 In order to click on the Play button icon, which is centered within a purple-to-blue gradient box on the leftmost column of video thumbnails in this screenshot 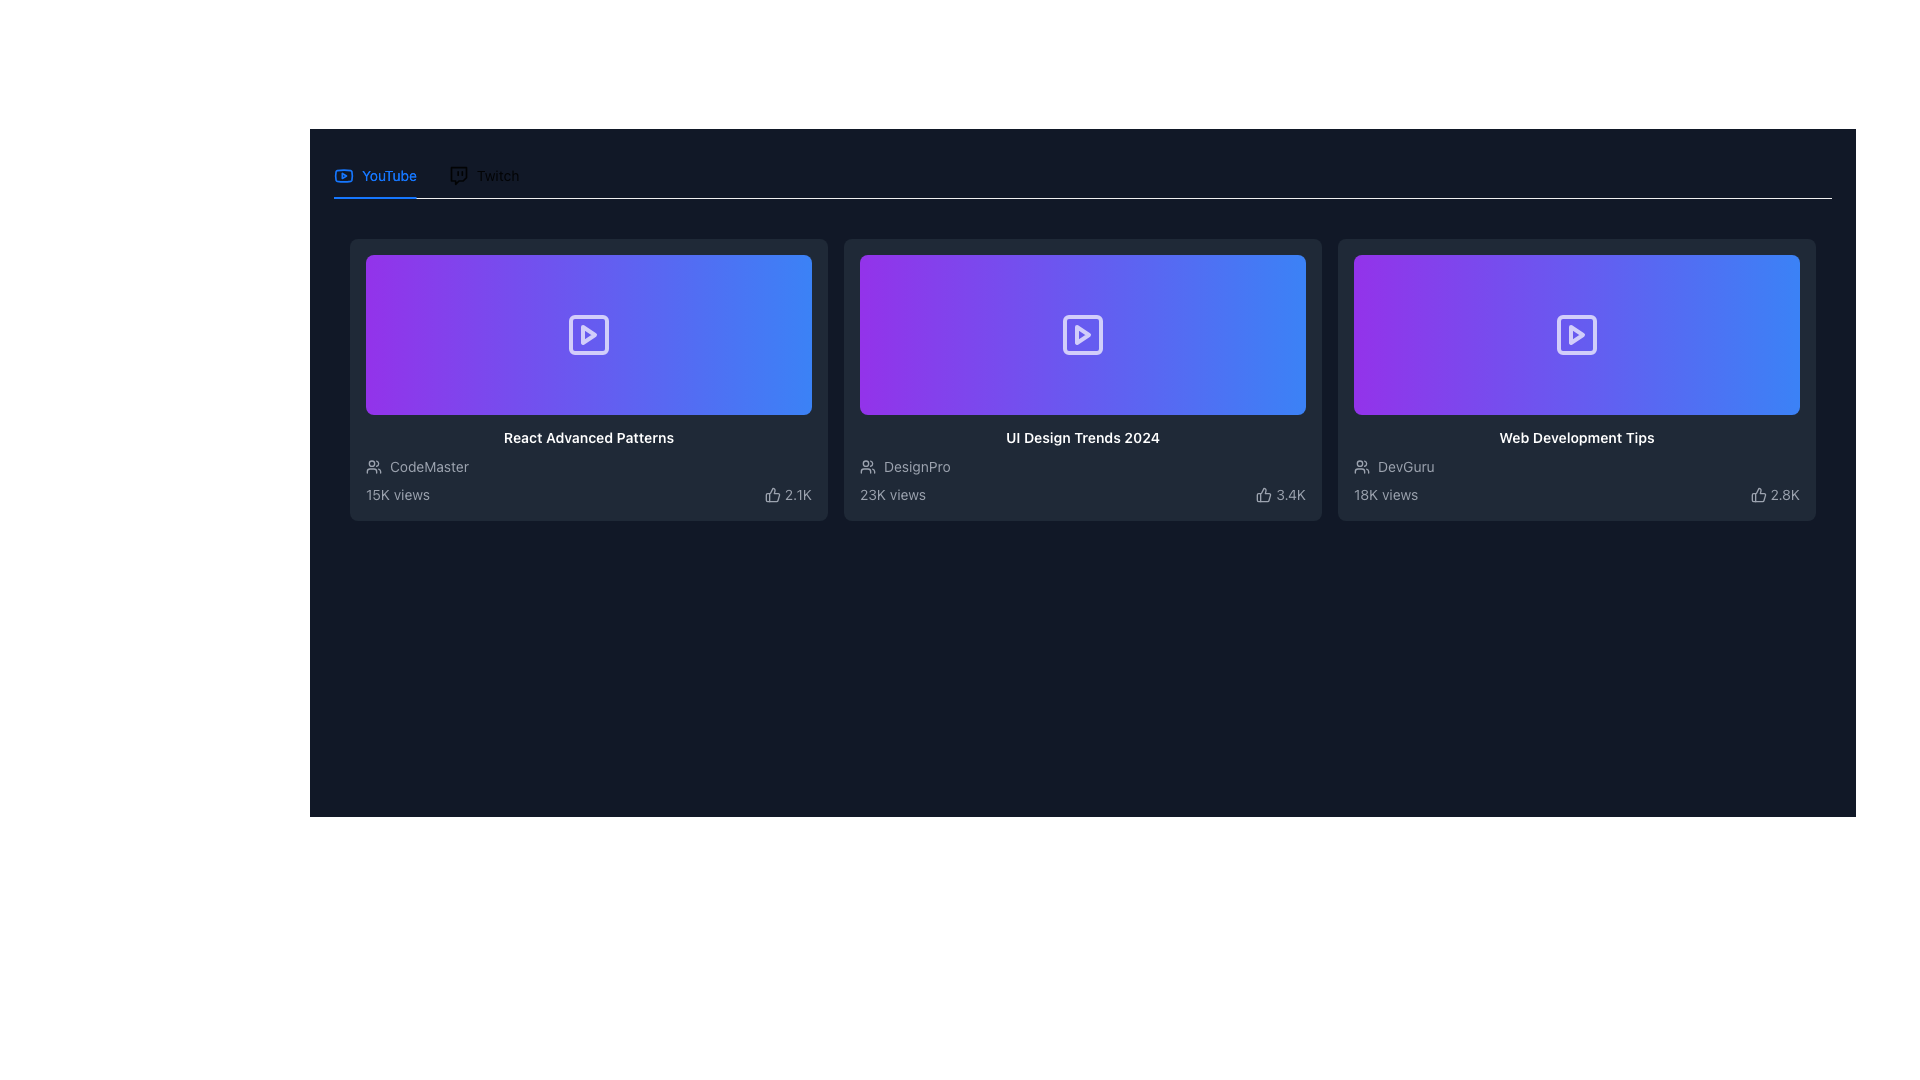, I will do `click(588, 334)`.